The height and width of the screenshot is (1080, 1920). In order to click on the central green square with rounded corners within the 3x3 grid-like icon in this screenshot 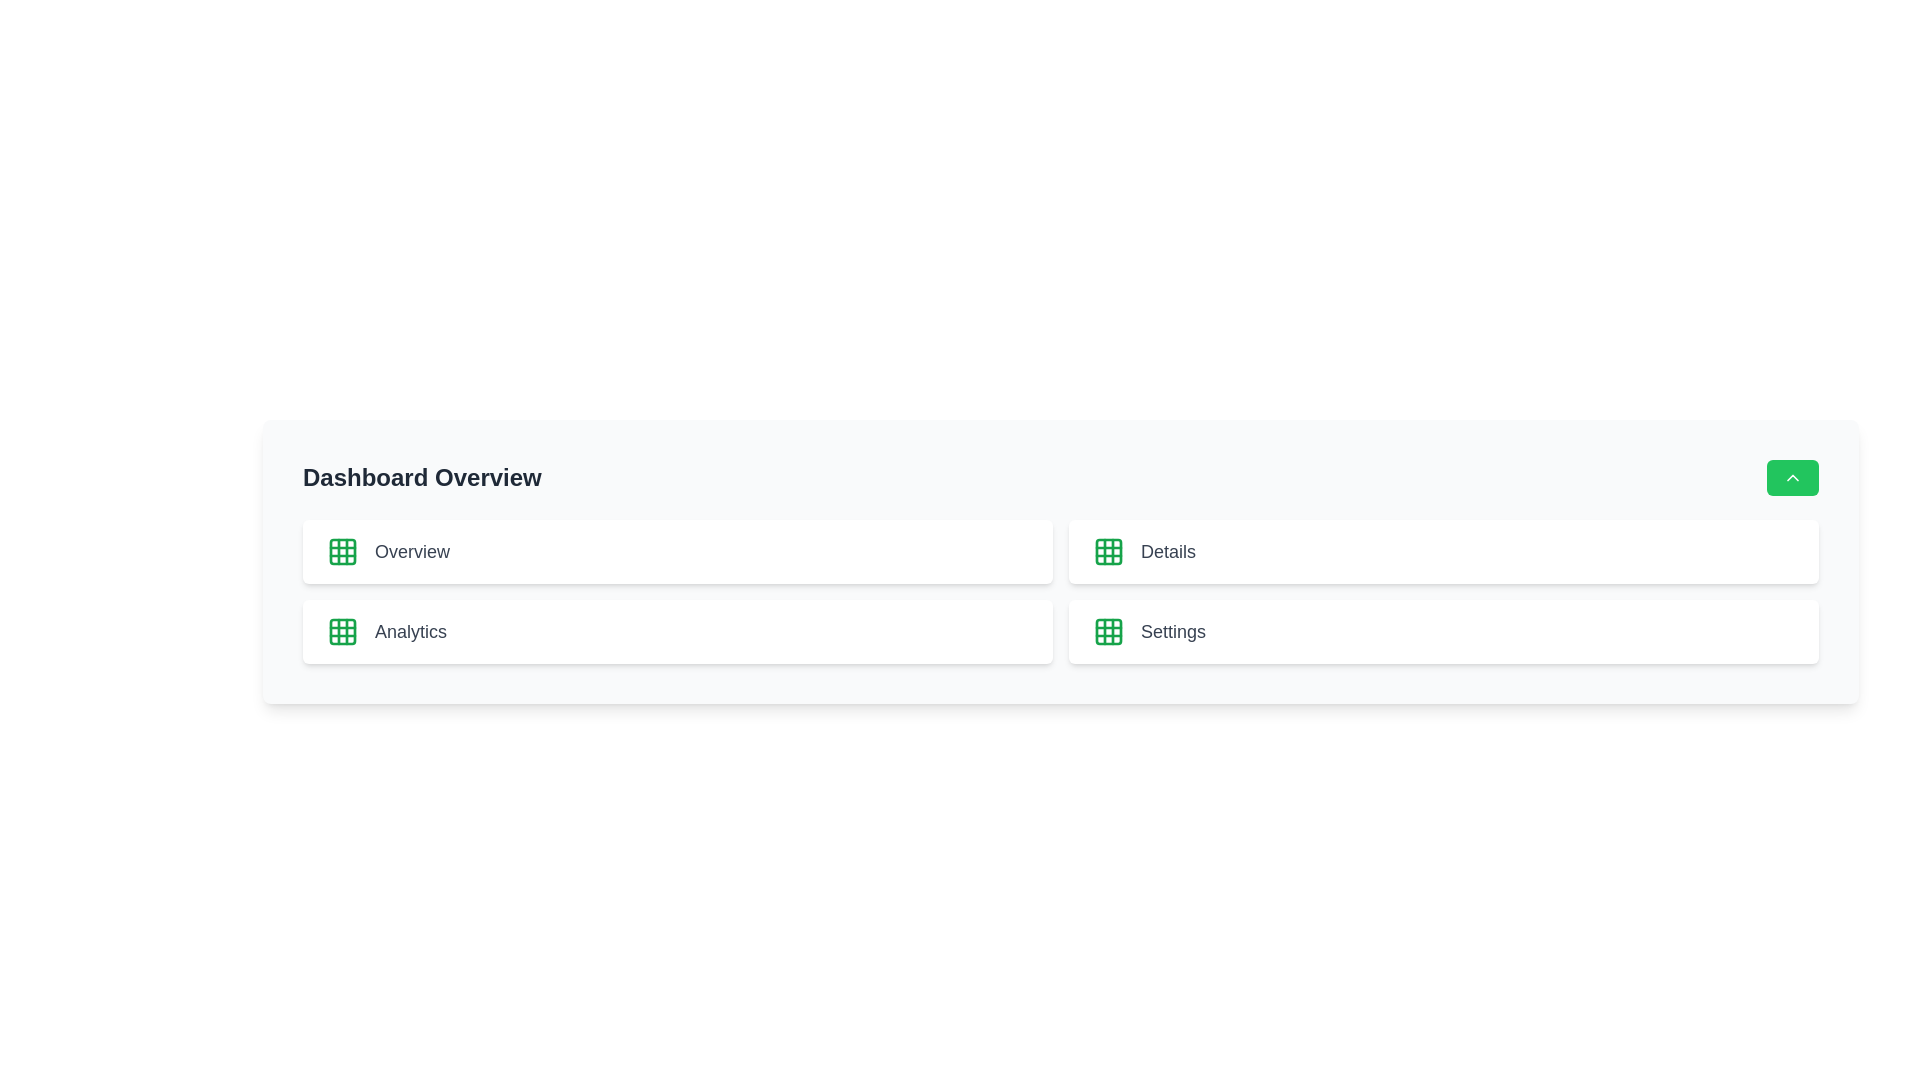, I will do `click(1107, 551)`.